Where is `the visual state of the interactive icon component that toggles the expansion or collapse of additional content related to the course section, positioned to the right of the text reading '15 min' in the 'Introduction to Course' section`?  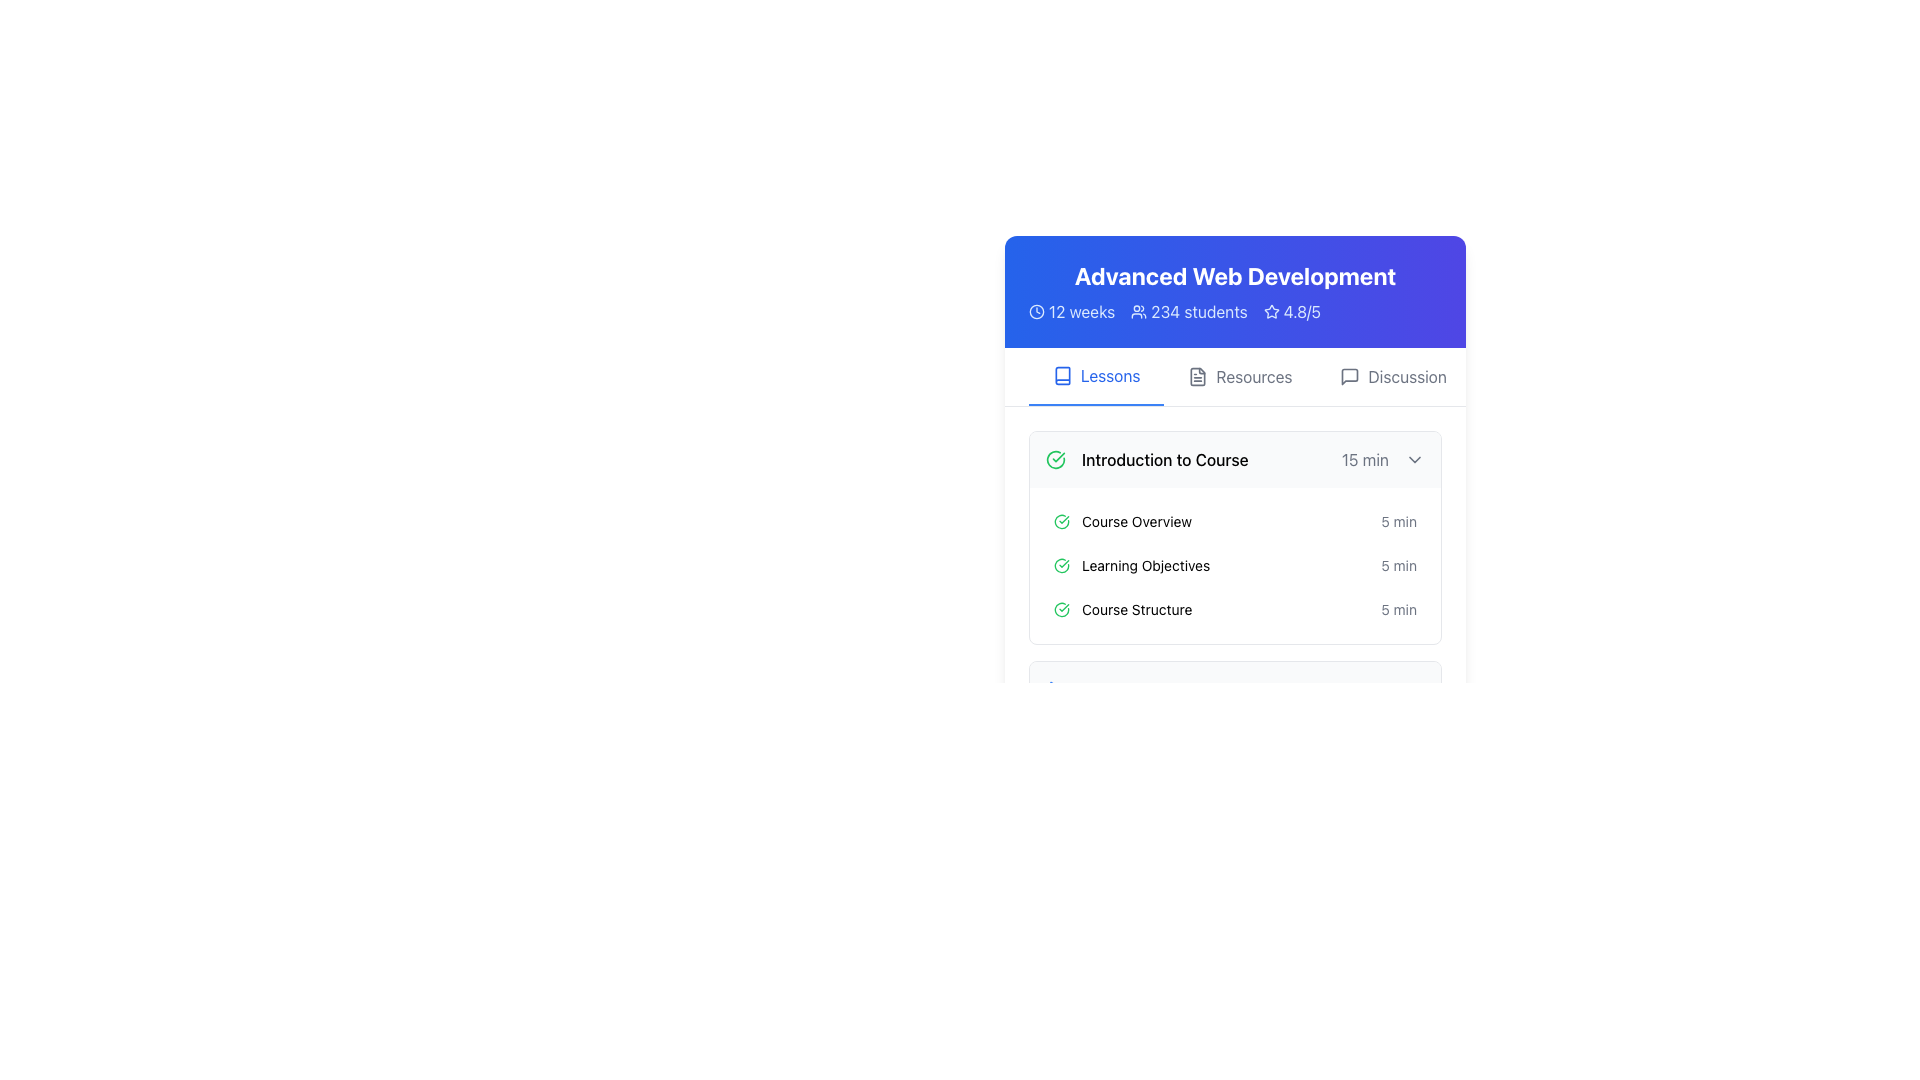 the visual state of the interactive icon component that toggles the expansion or collapse of additional content related to the course section, positioned to the right of the text reading '15 min' in the 'Introduction to Course' section is located at coordinates (1414, 459).